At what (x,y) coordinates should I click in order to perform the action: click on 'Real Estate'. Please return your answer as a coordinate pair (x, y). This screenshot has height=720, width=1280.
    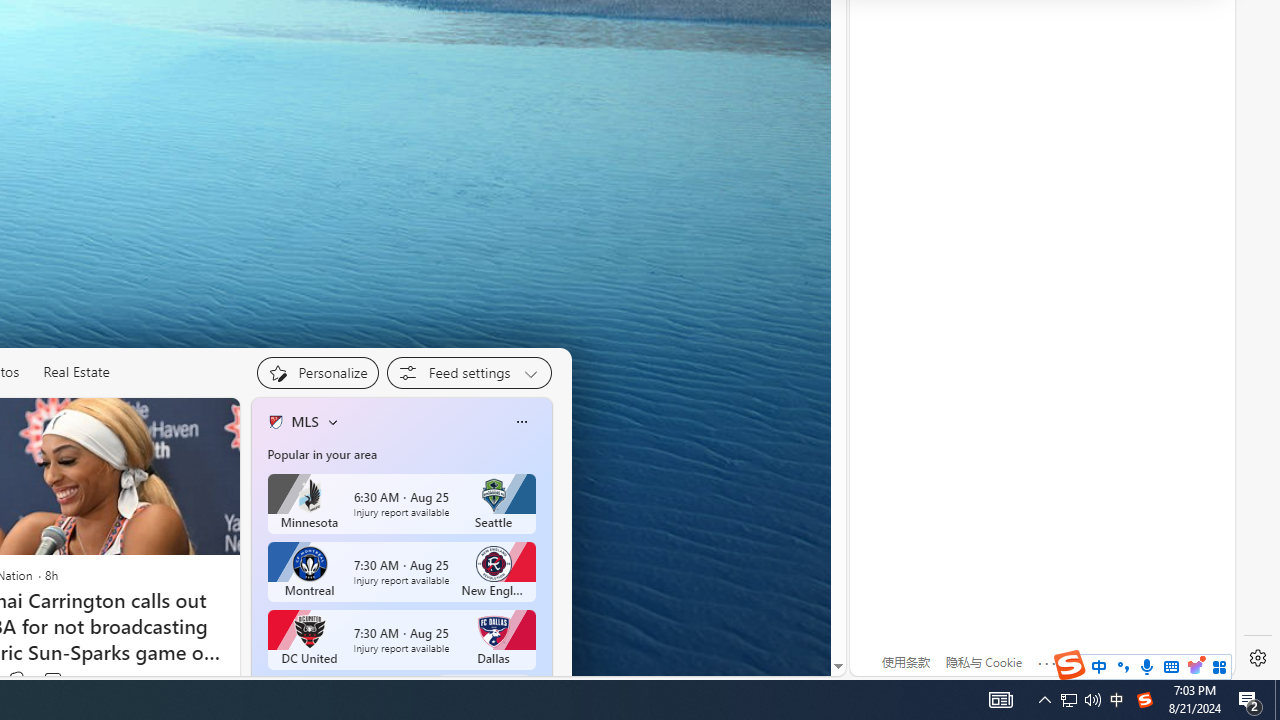
    Looking at the image, I should click on (76, 372).